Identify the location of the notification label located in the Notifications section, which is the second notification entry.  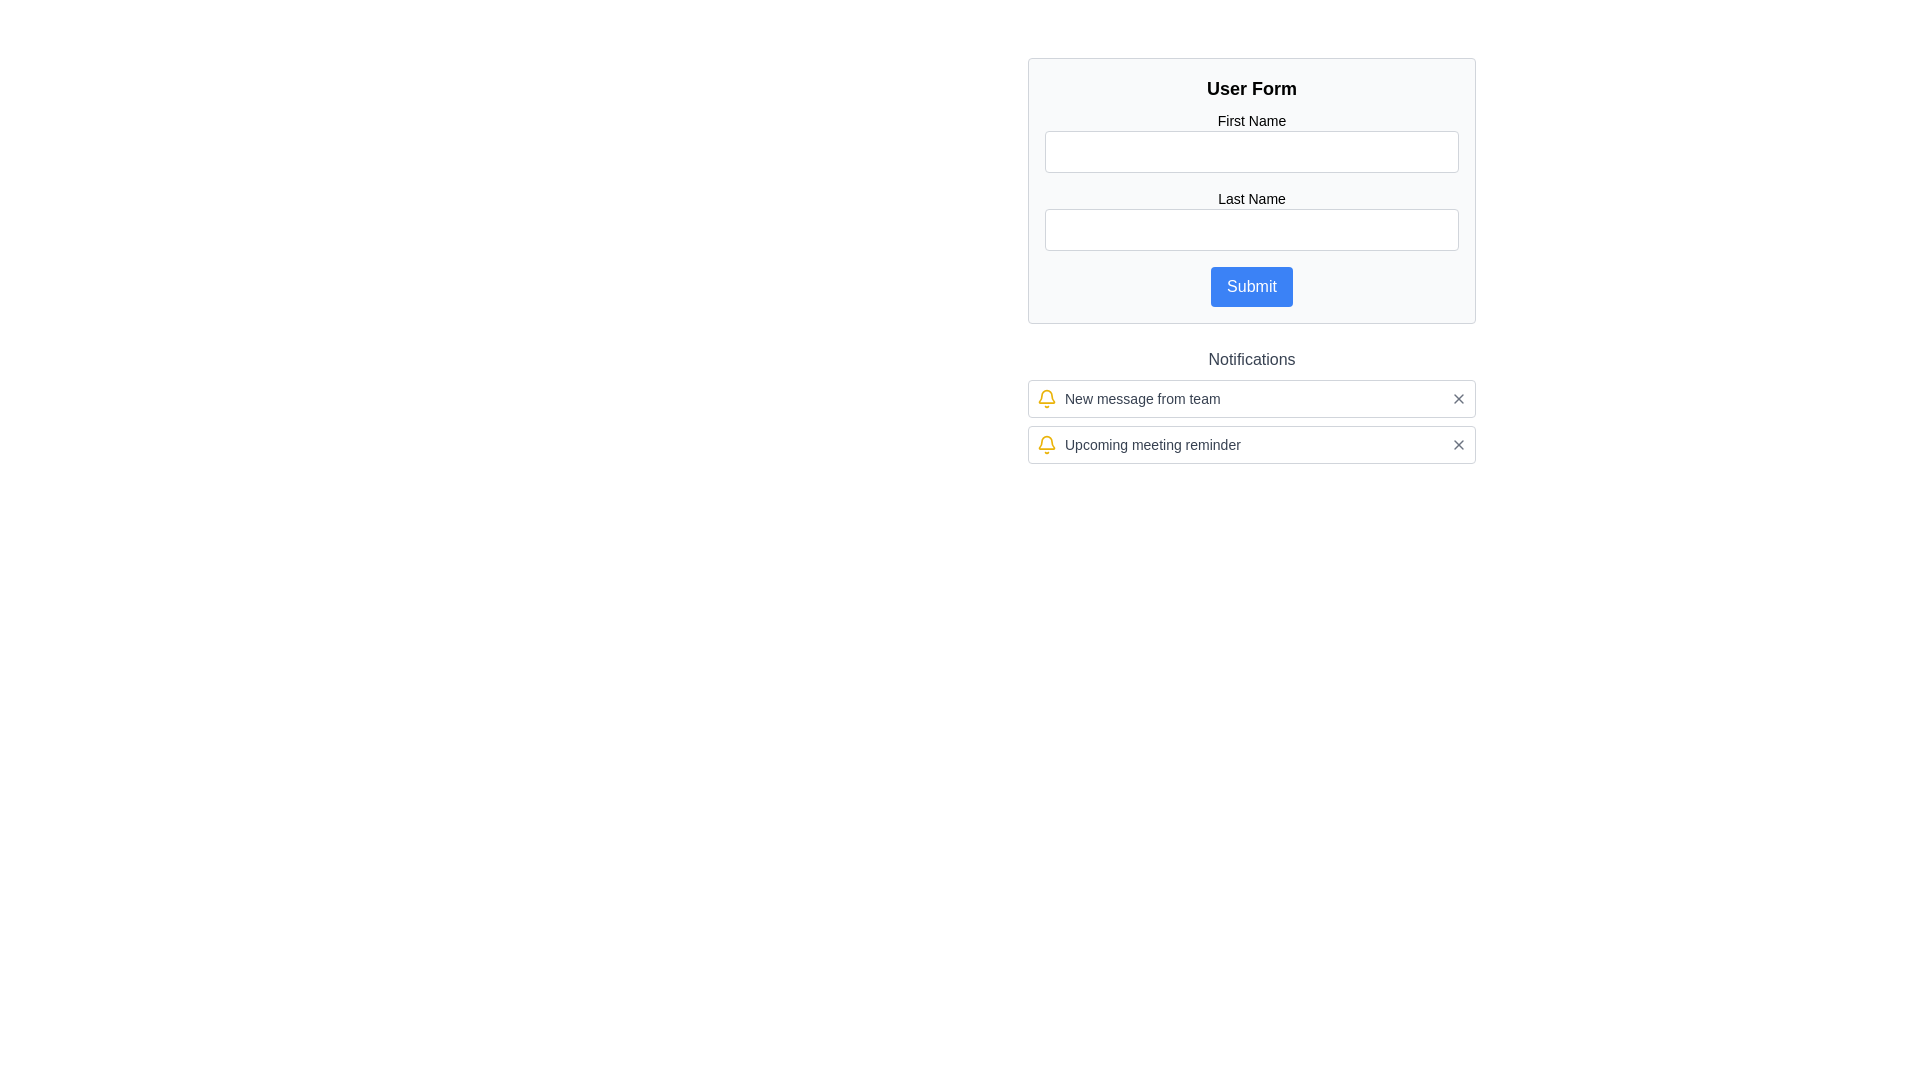
(1138, 443).